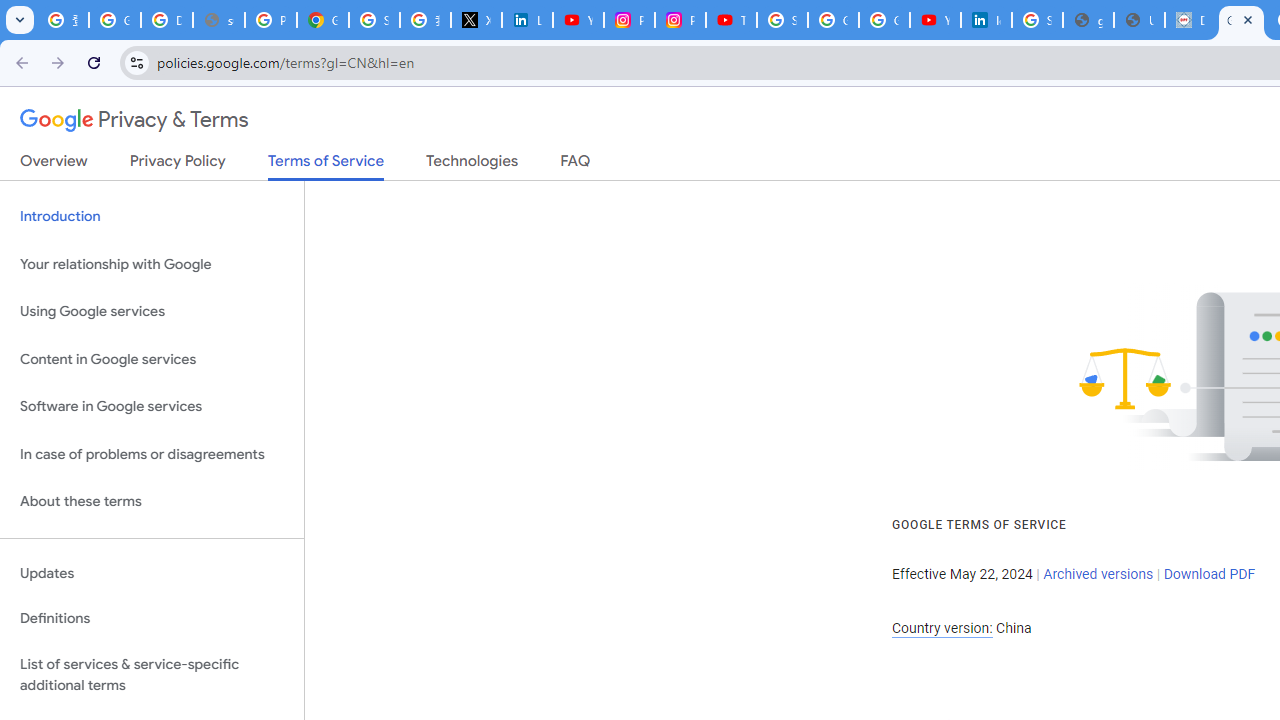  I want to click on 'Software in Google services', so click(151, 406).